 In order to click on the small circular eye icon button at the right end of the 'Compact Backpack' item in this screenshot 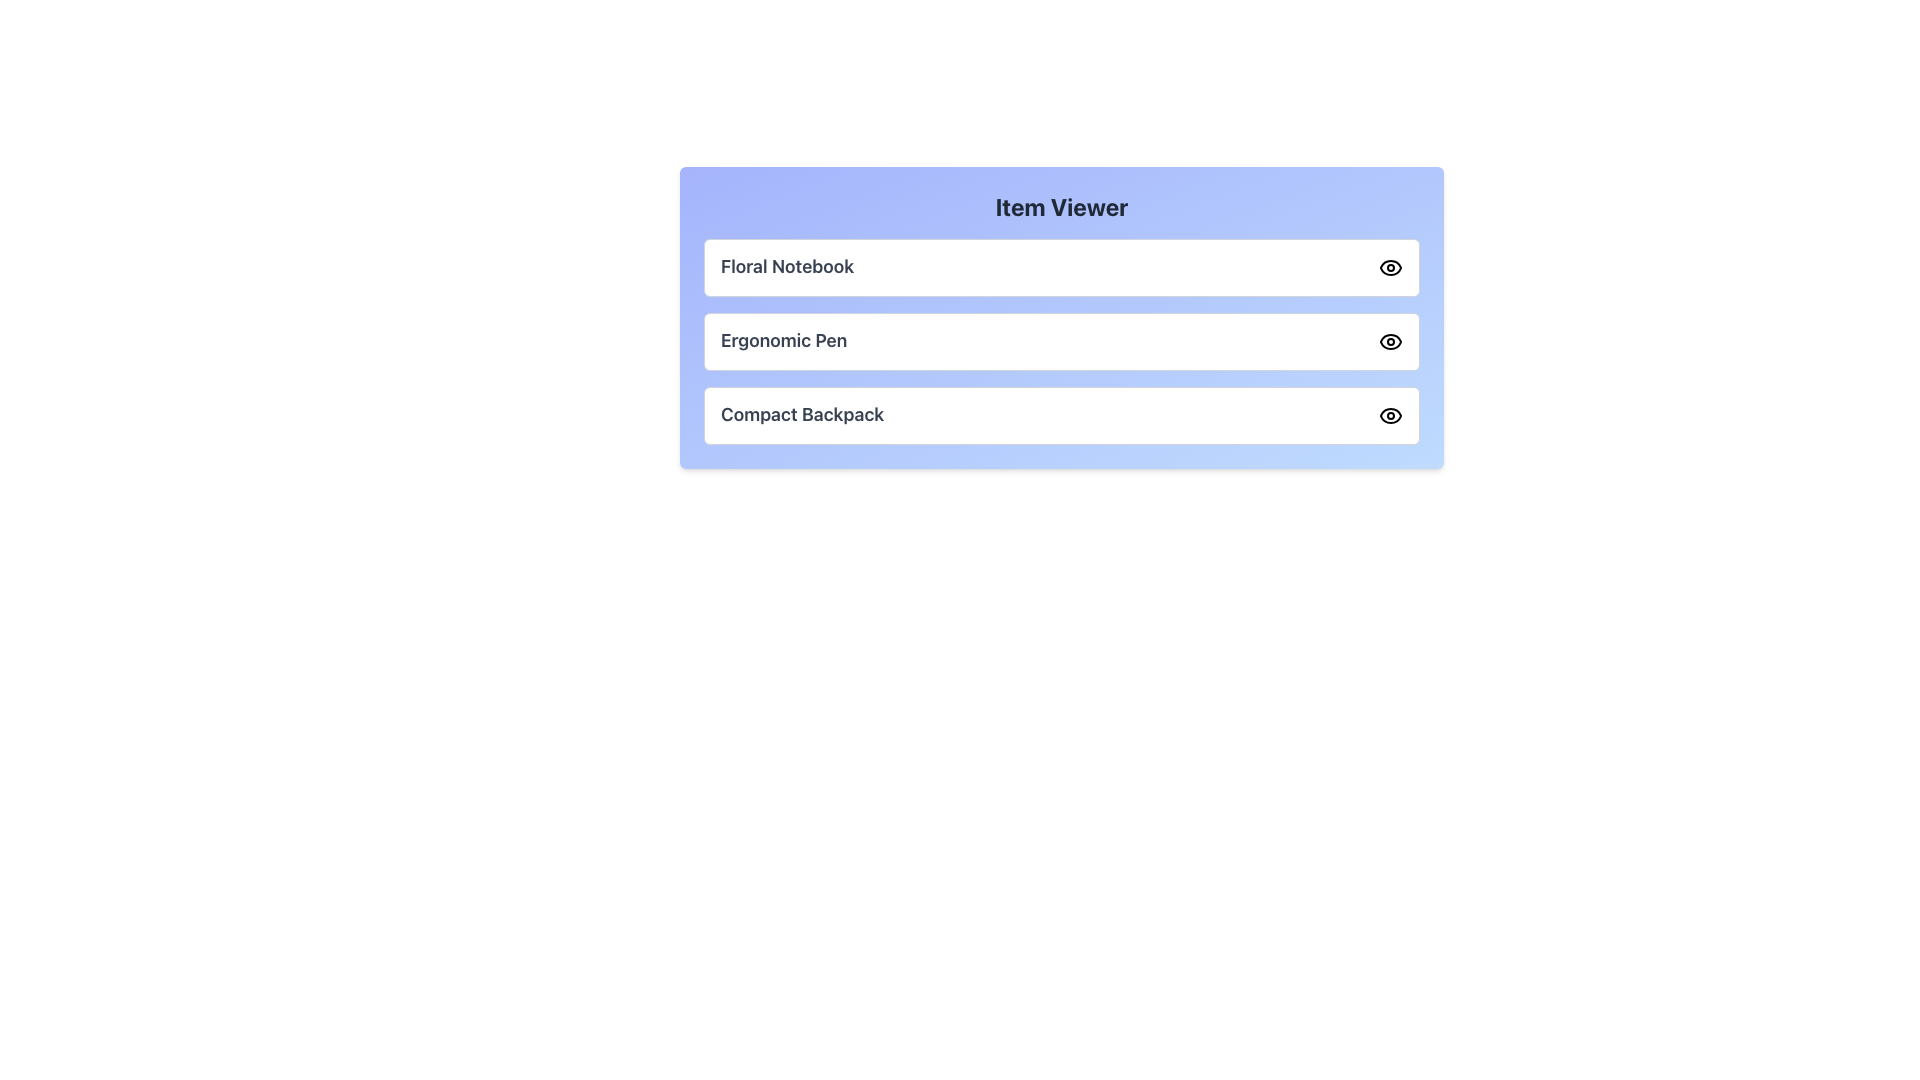, I will do `click(1390, 415)`.